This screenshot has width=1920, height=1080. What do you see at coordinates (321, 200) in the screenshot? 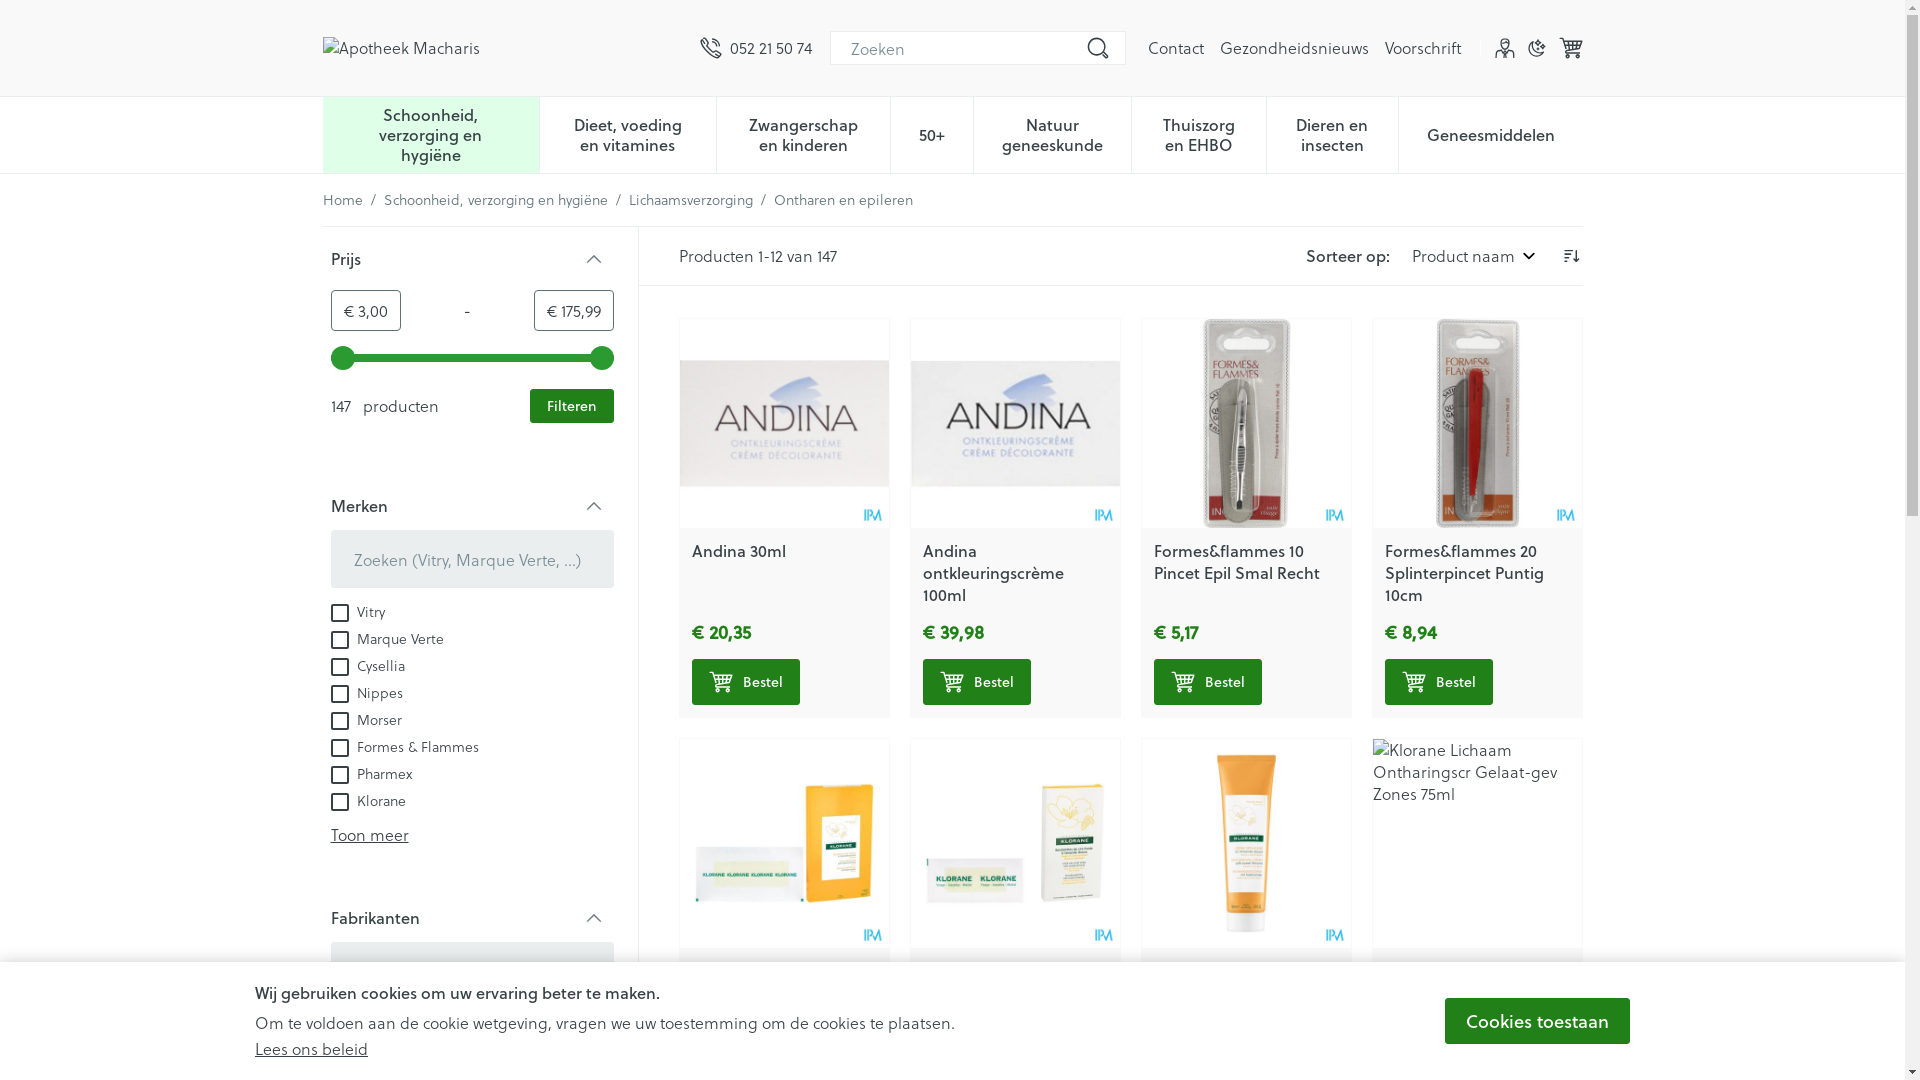
I see `'Home'` at bounding box center [321, 200].